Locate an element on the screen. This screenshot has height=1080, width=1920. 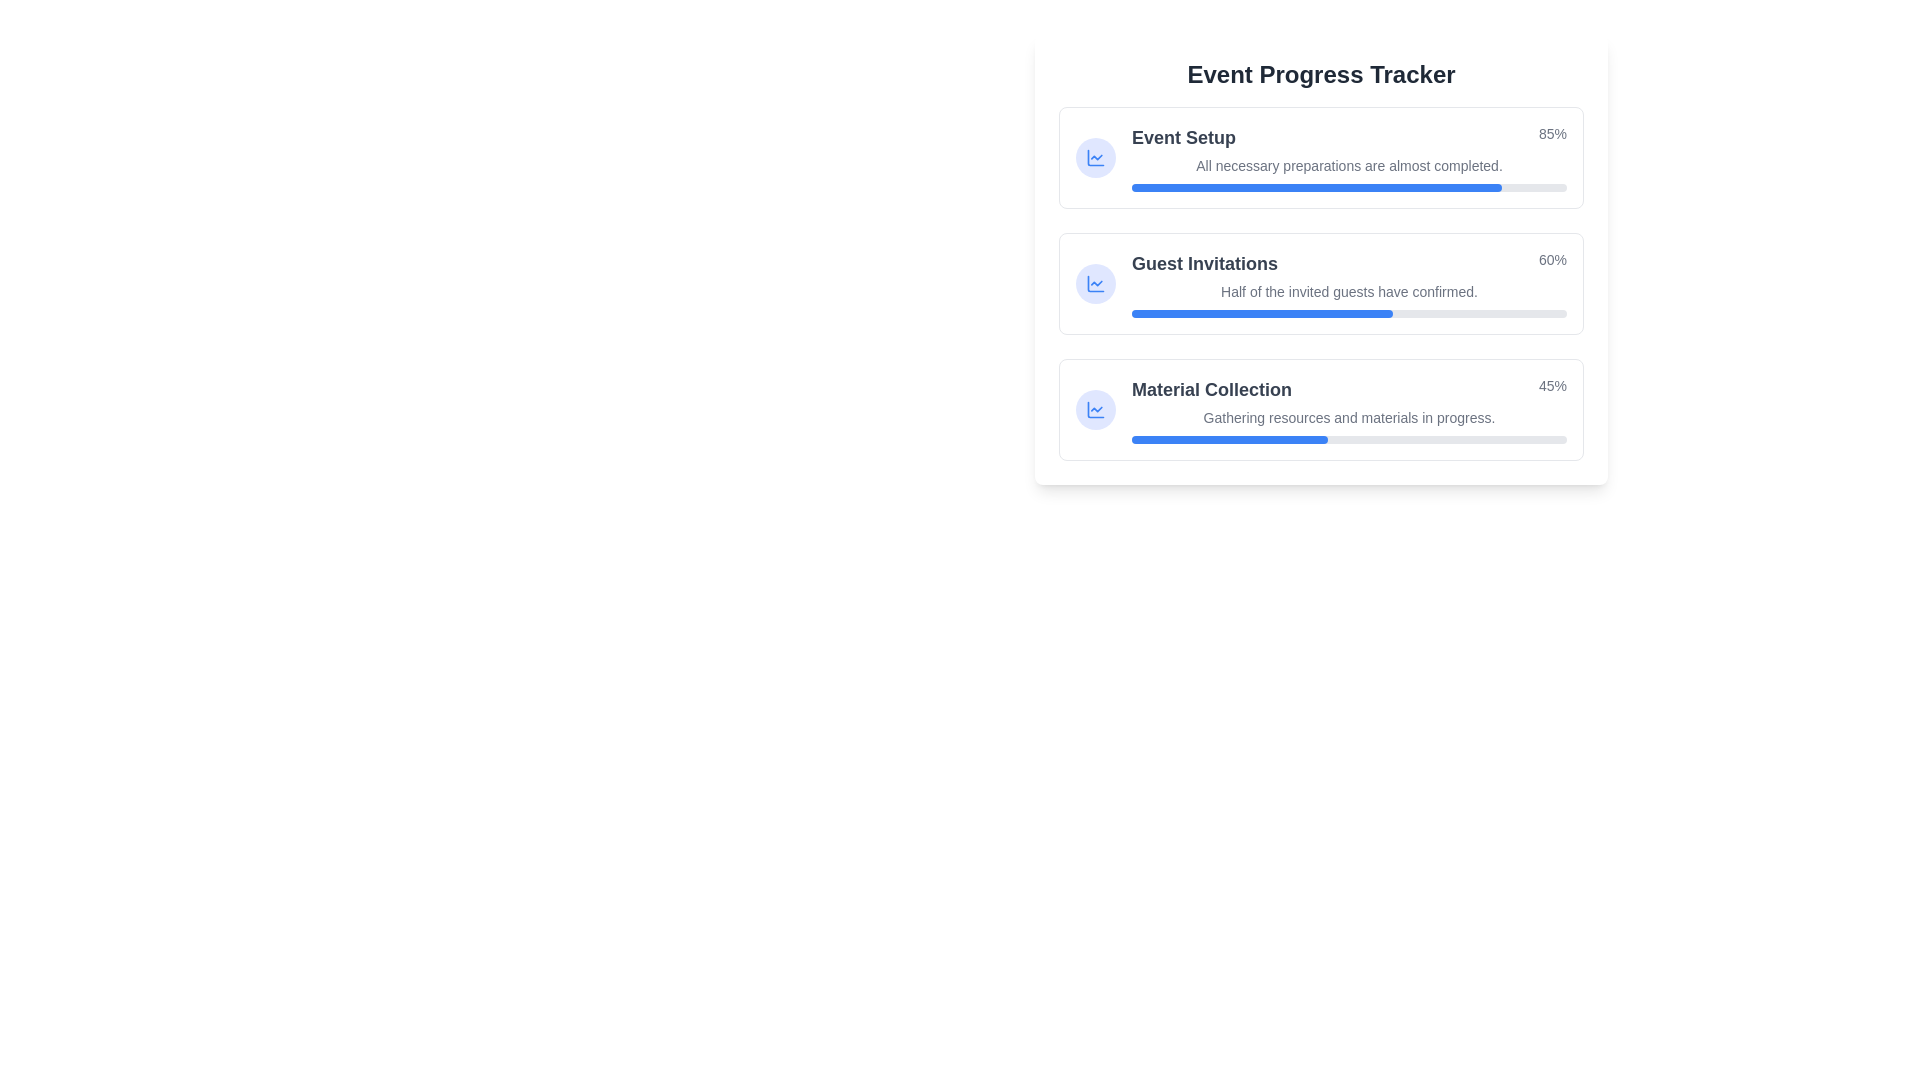
the progress bar representing guest confirmations, which visually indicates the percentage of confirmed invitations, located below the text 'Half of the invited guests have confirmed.' is located at coordinates (1349, 313).